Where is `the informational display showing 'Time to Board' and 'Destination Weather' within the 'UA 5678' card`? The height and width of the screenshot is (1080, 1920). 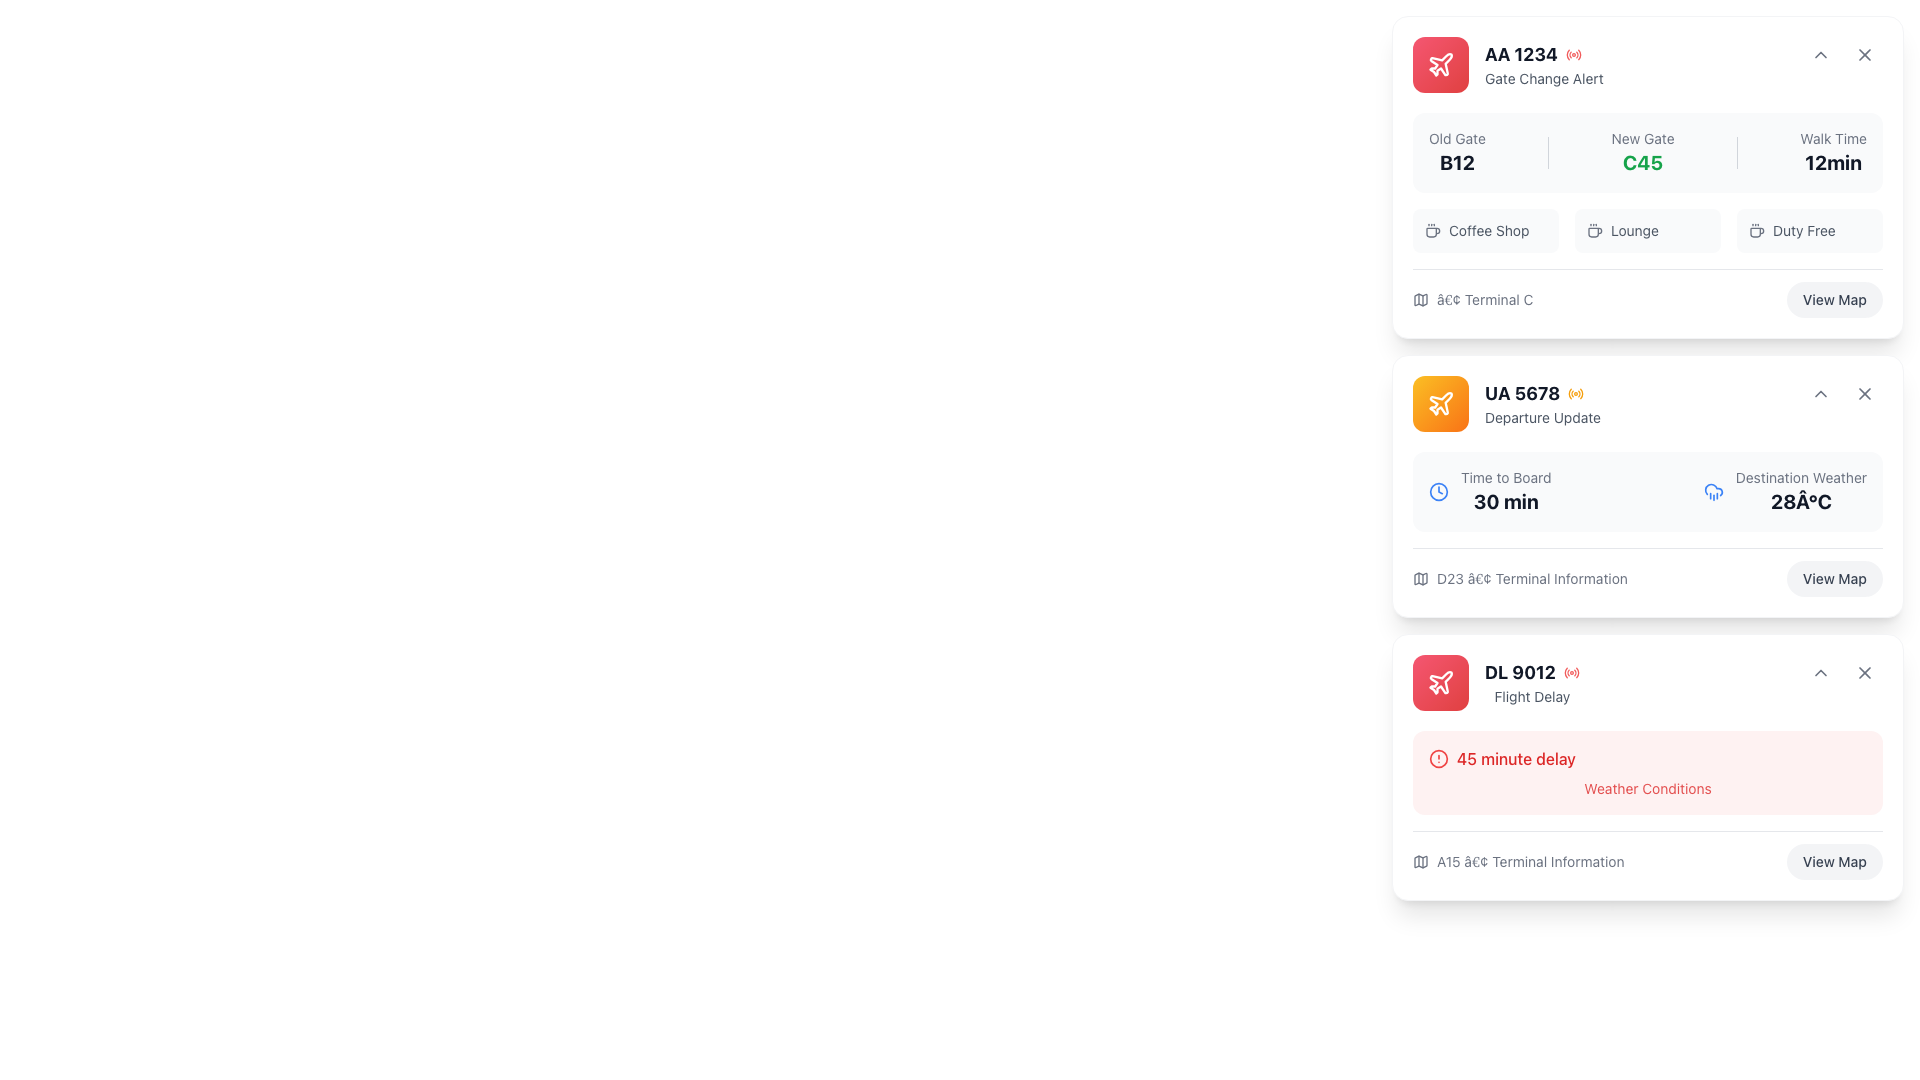 the informational display showing 'Time to Board' and 'Destination Weather' within the 'UA 5678' card is located at coordinates (1647, 523).